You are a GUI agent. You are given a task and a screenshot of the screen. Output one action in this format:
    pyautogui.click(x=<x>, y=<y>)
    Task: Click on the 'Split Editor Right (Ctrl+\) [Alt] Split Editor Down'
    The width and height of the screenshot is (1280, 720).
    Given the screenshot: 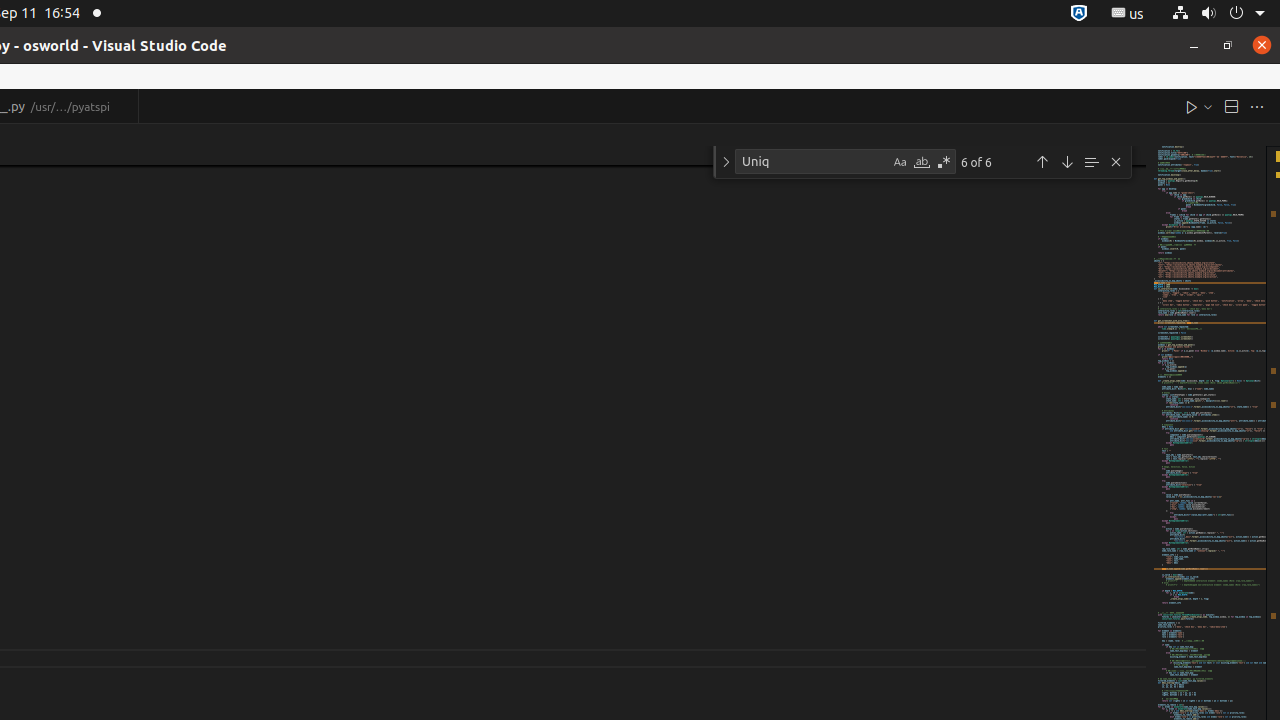 What is the action you would take?
    pyautogui.click(x=1229, y=106)
    